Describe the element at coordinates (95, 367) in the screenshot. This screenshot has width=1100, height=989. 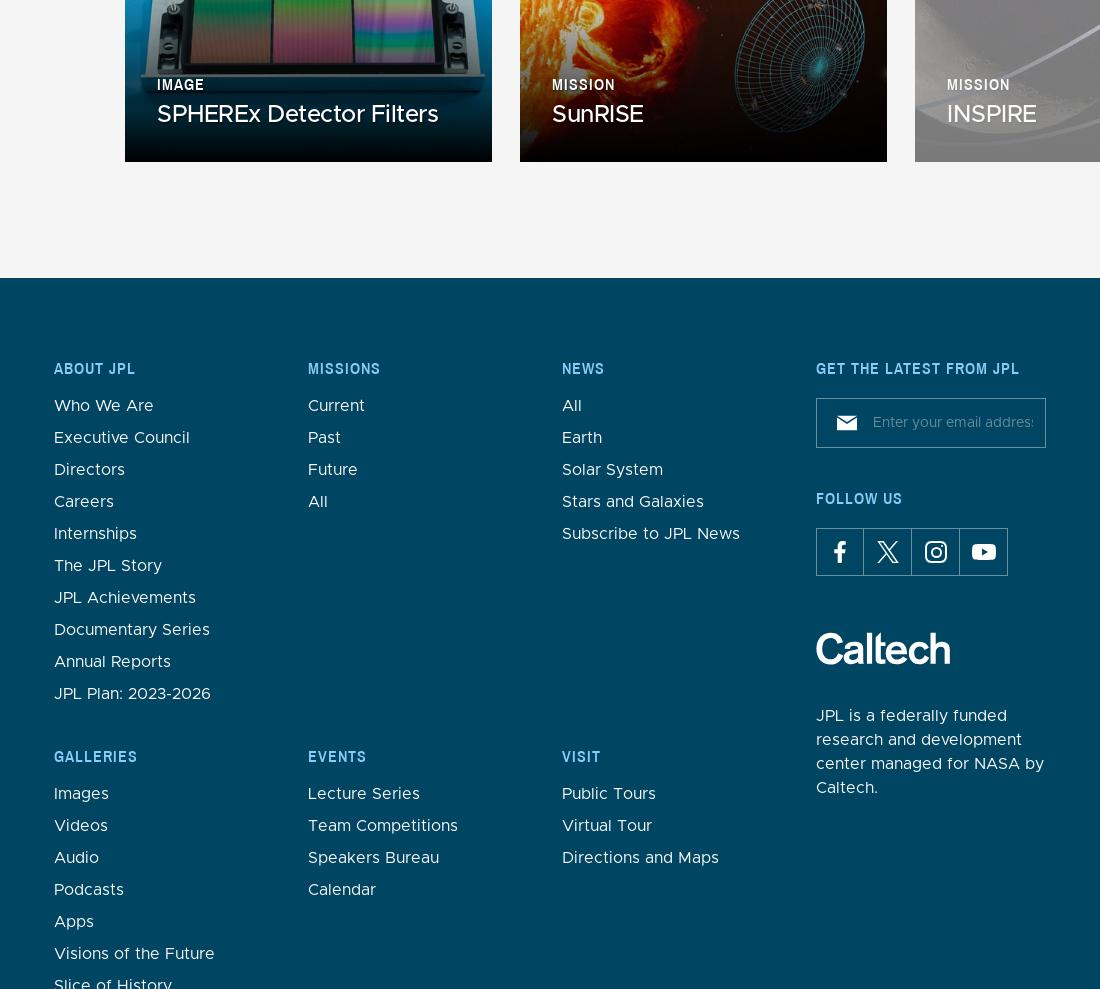
I see `'About JPL'` at that location.